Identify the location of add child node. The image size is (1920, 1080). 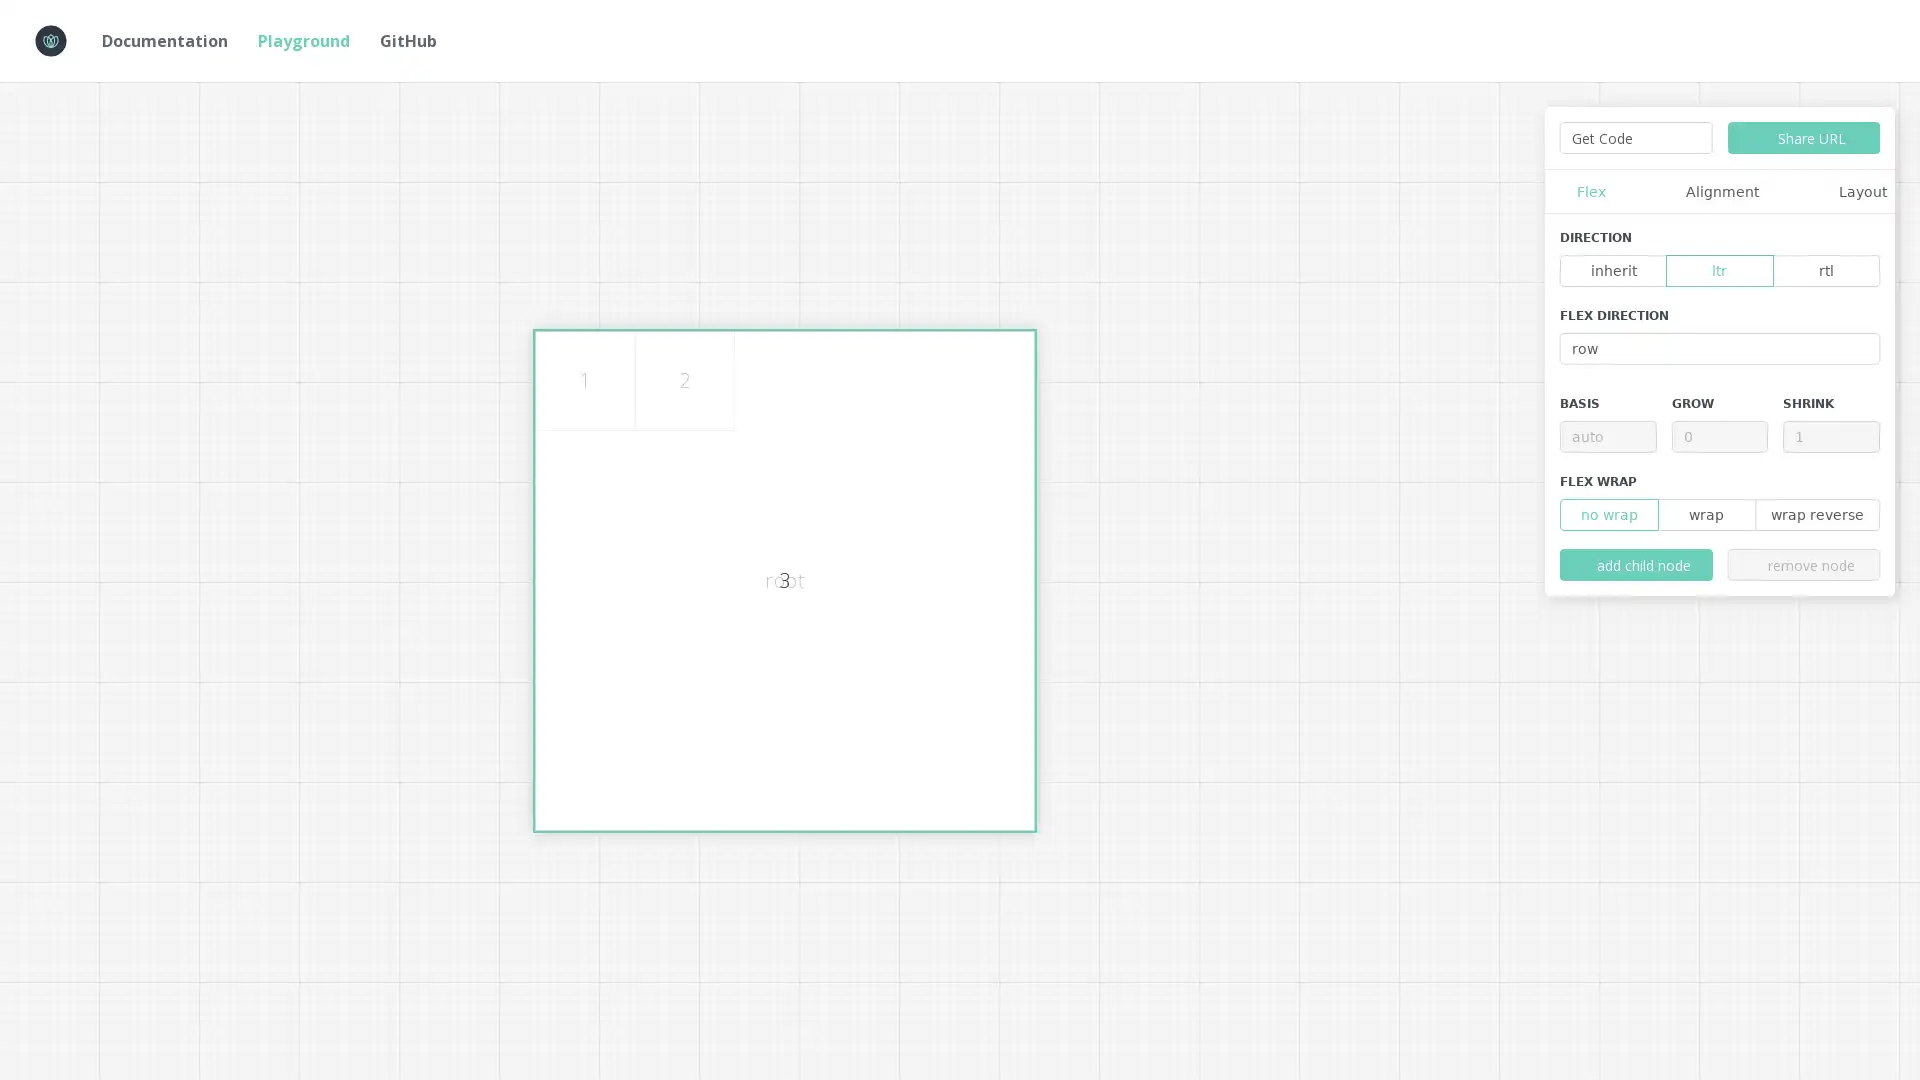
(1636, 564).